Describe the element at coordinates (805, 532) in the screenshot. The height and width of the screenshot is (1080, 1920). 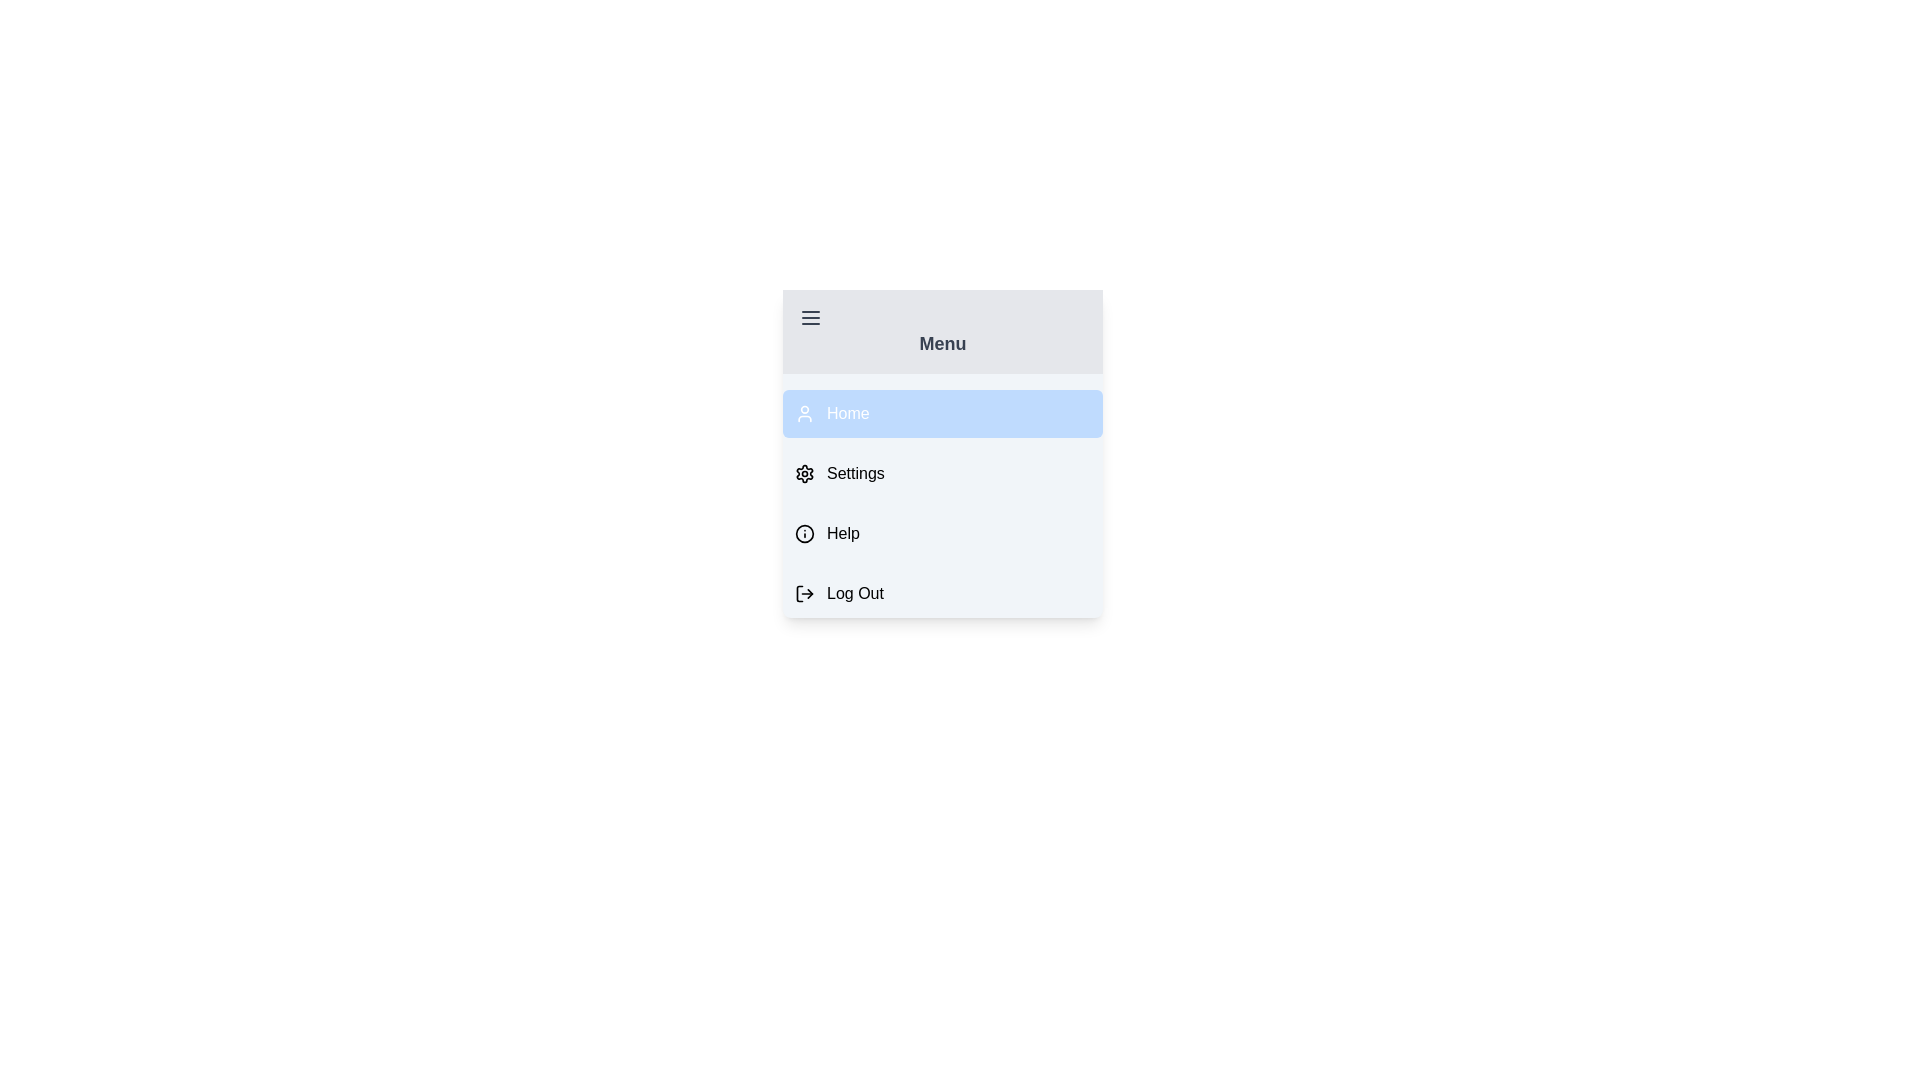
I see `the icon of the menu item labeled Help to inspect it` at that location.